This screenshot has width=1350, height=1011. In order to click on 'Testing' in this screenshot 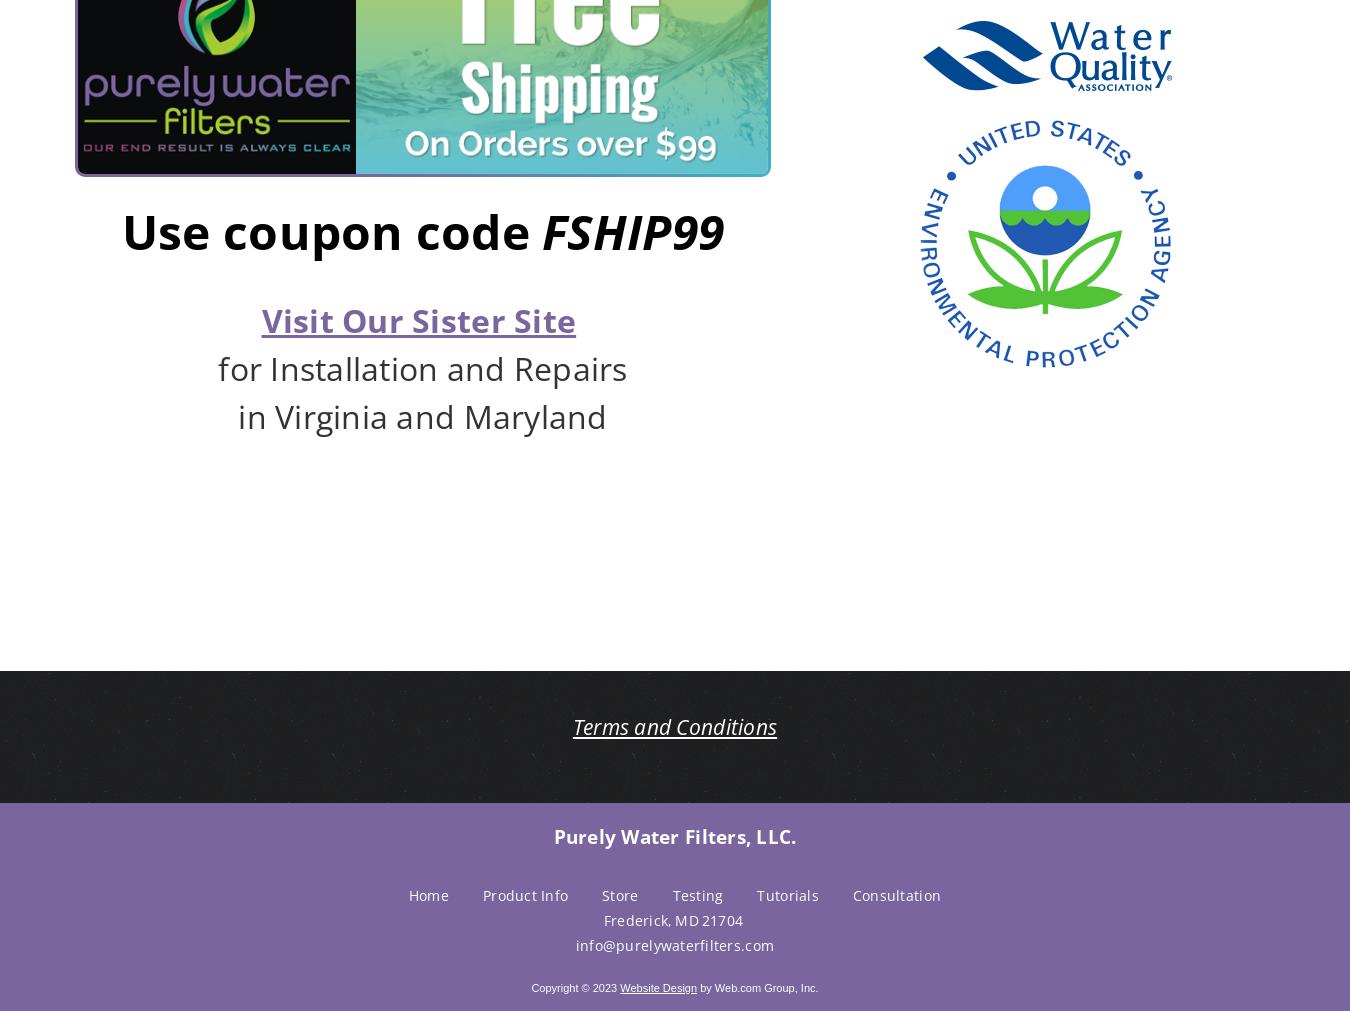, I will do `click(696, 894)`.